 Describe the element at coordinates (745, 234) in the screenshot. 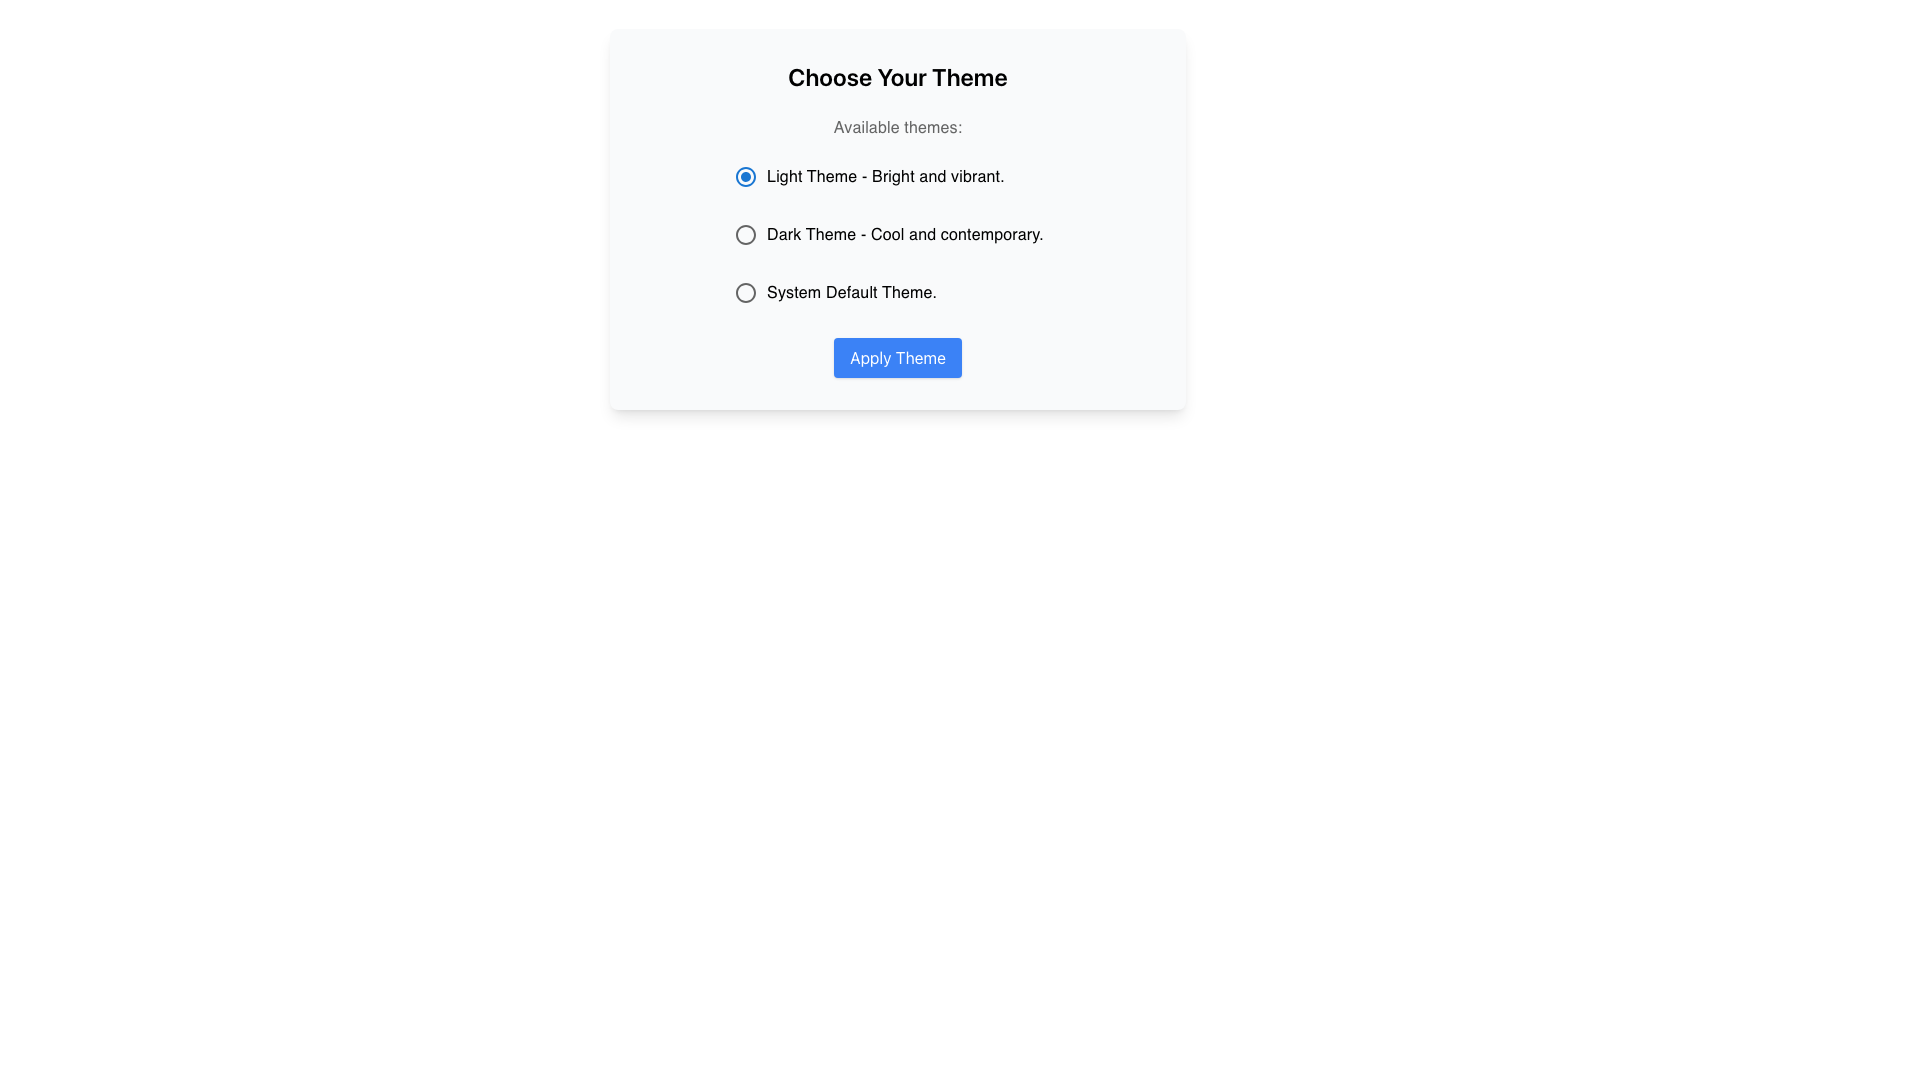

I see `the second radio button for 'Dark Theme'` at that location.